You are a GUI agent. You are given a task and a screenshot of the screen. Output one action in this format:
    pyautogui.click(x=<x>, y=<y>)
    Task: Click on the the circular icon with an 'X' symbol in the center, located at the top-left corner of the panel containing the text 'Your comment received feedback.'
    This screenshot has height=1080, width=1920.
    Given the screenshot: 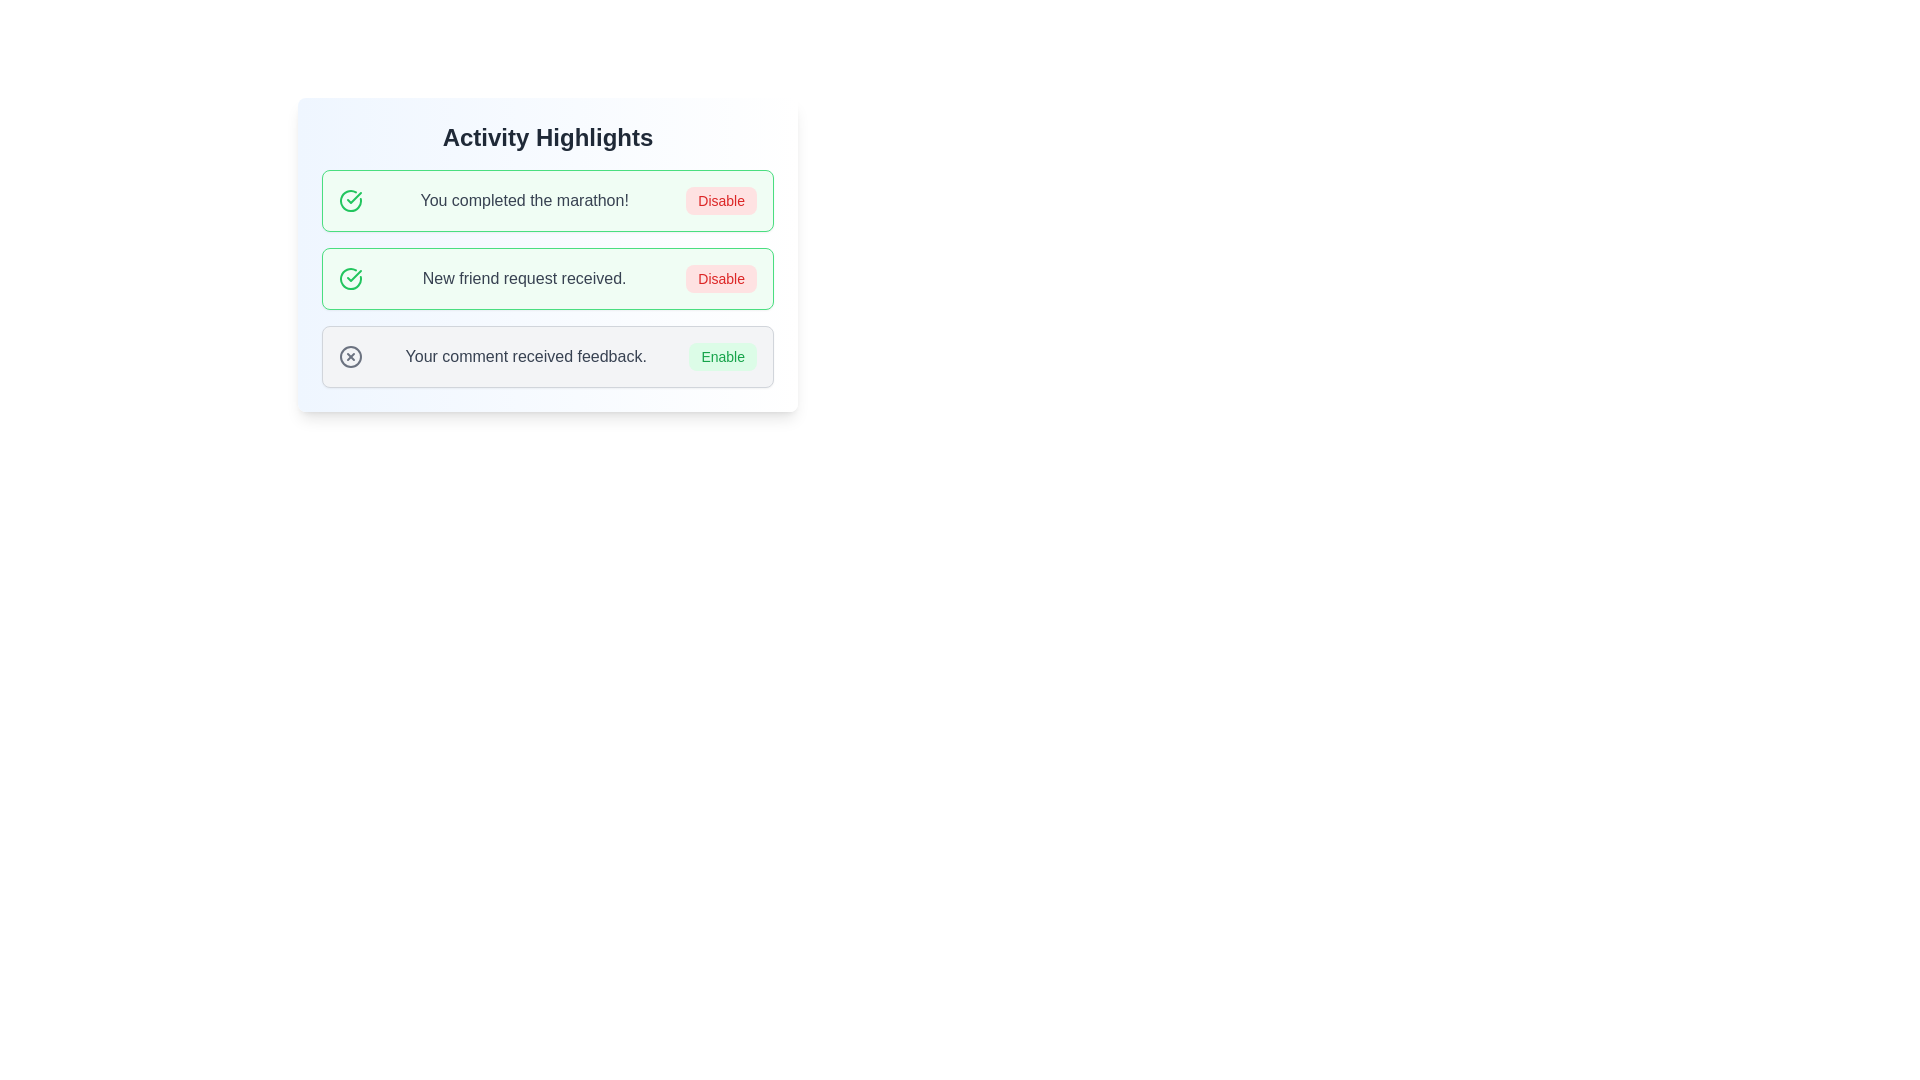 What is the action you would take?
    pyautogui.click(x=350, y=356)
    